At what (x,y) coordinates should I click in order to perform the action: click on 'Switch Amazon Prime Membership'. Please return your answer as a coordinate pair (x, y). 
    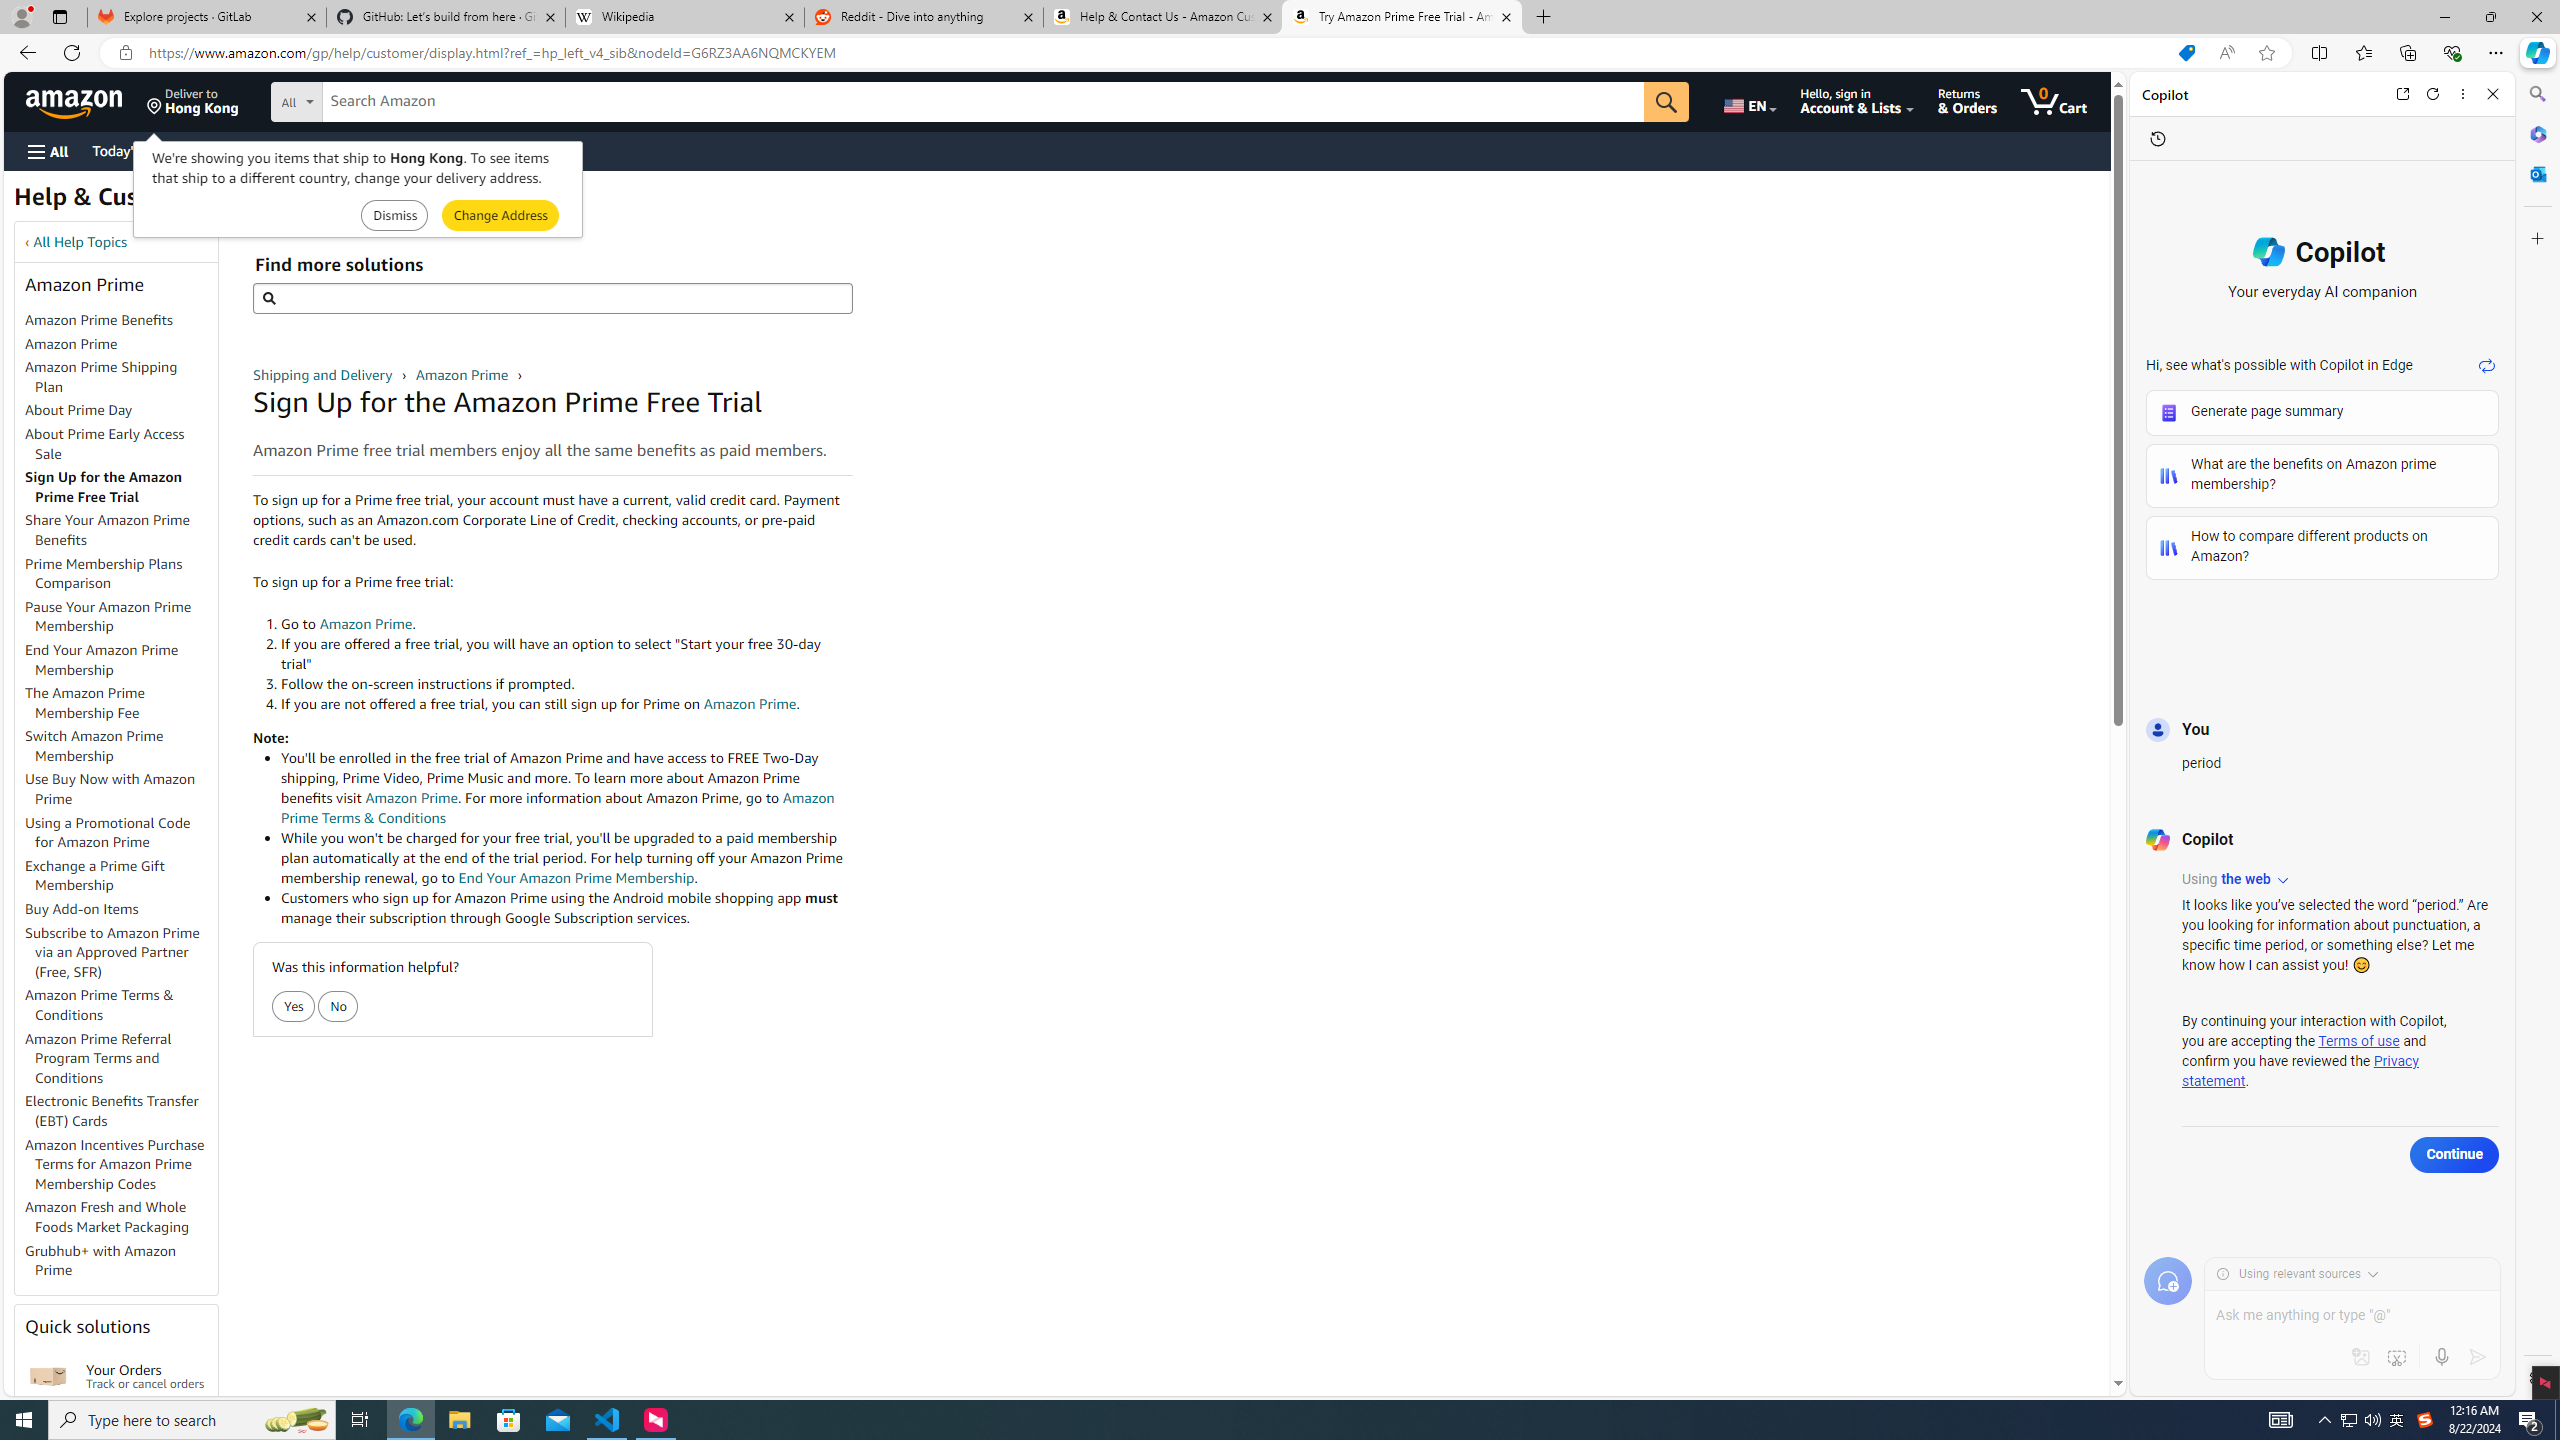
    Looking at the image, I should click on (93, 744).